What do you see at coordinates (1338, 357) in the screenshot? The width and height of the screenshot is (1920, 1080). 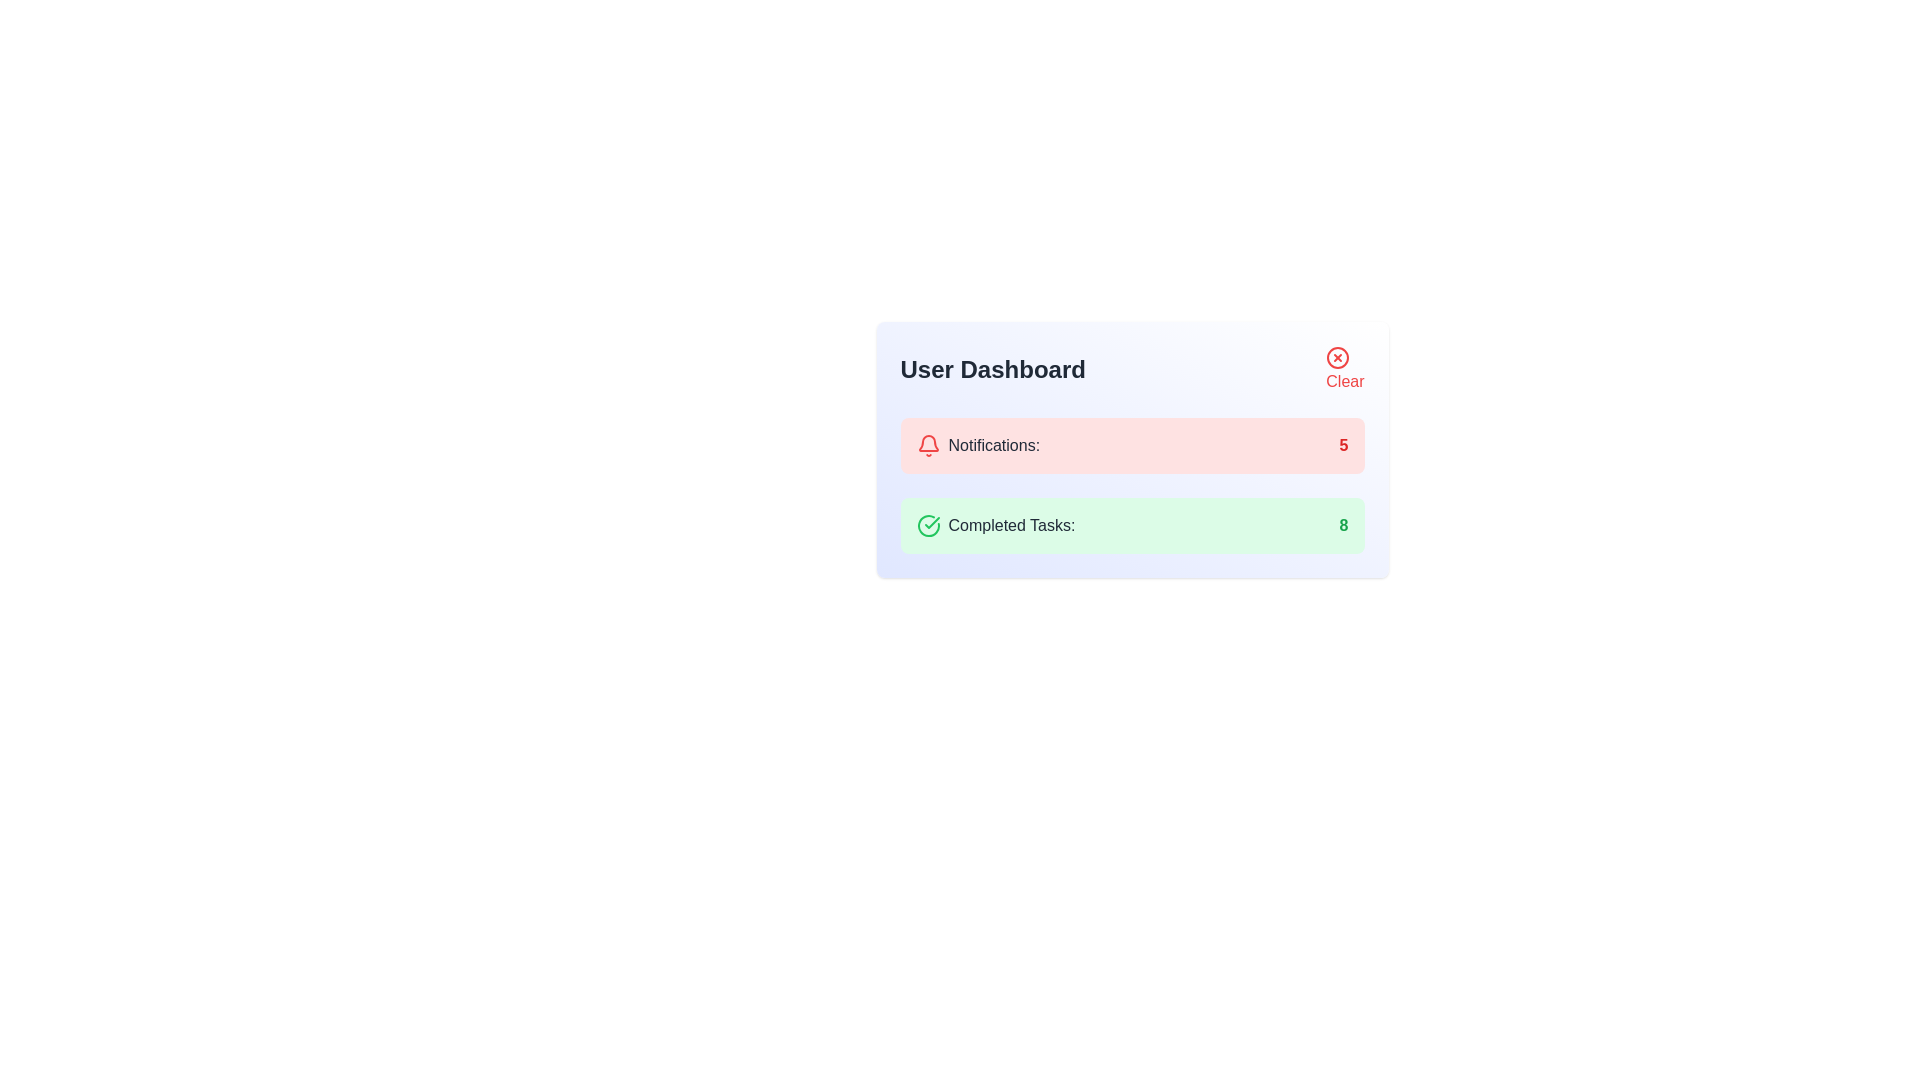 I see `the clear action icon located to the right of the 'Clear' label in the top-right corner of the user dashboard section` at bounding box center [1338, 357].